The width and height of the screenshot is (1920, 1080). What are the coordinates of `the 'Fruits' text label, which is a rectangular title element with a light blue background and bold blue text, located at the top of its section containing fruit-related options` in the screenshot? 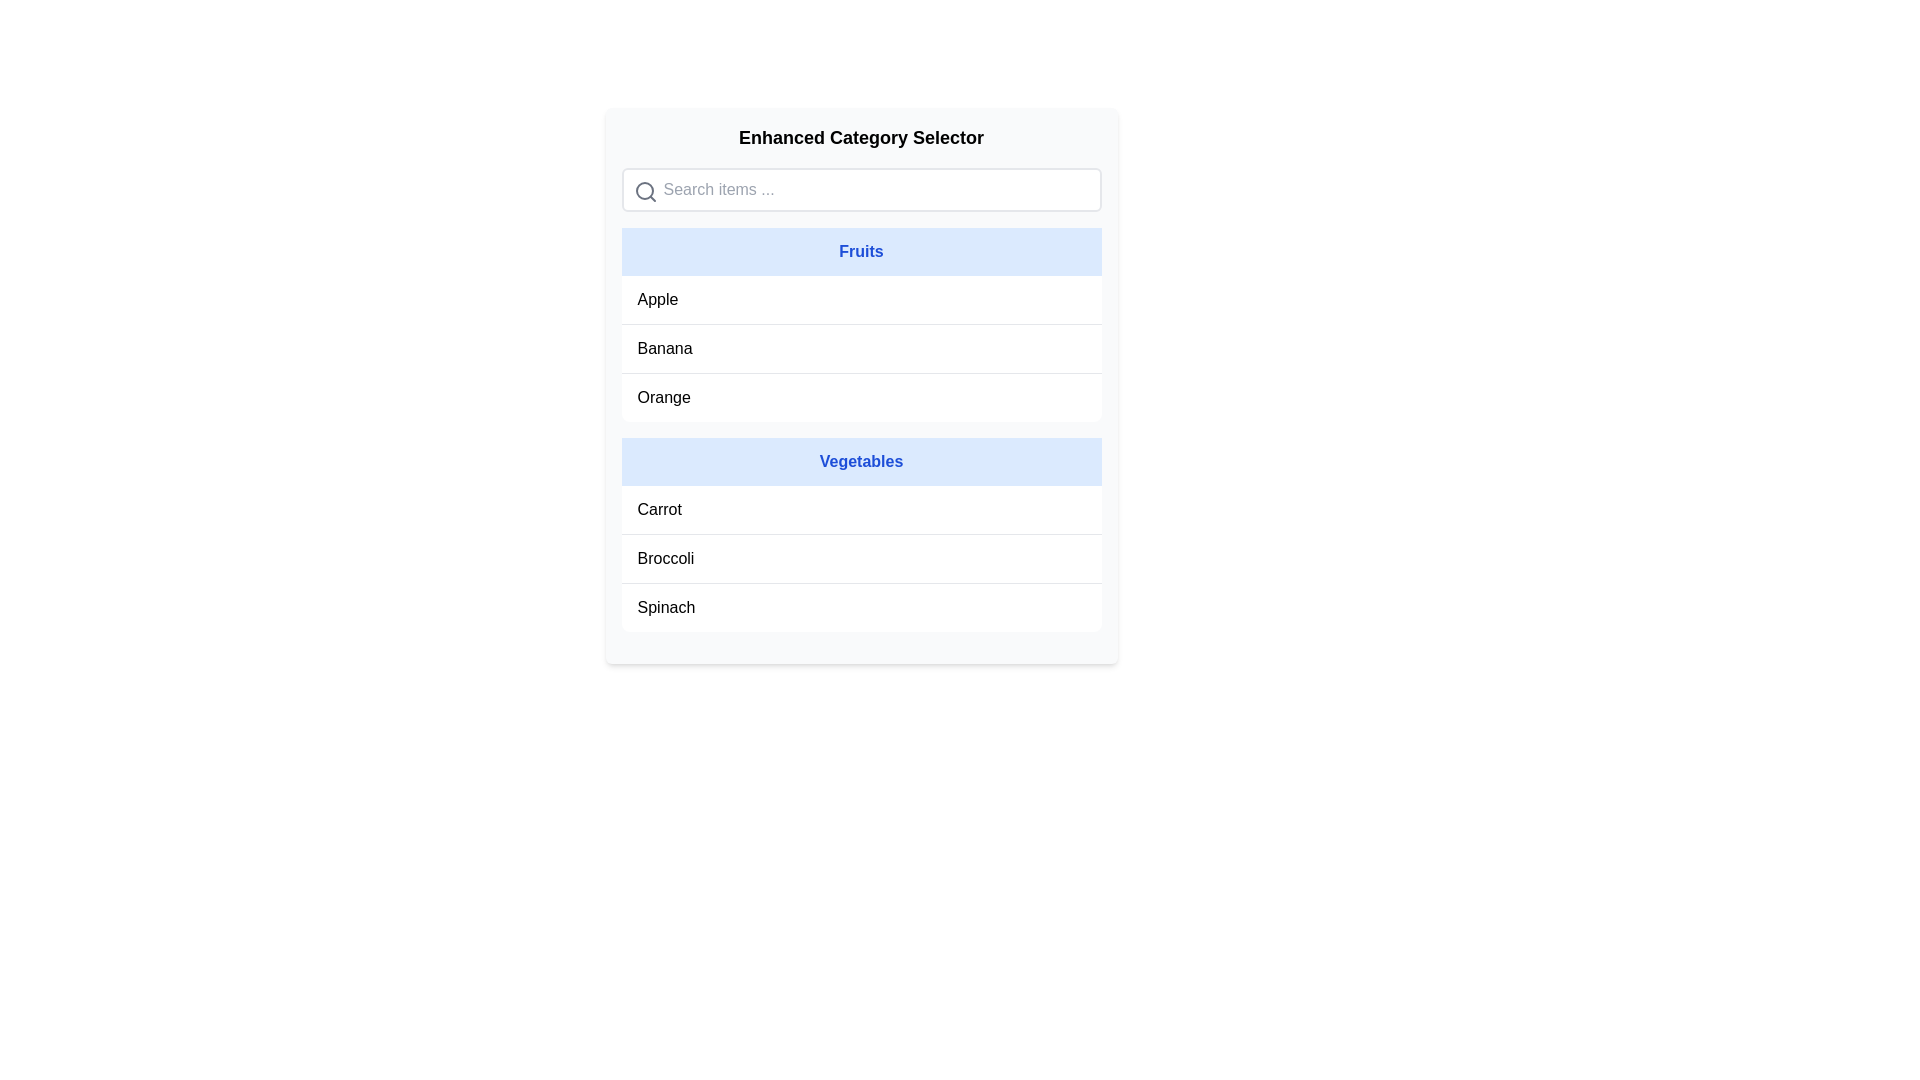 It's located at (861, 250).